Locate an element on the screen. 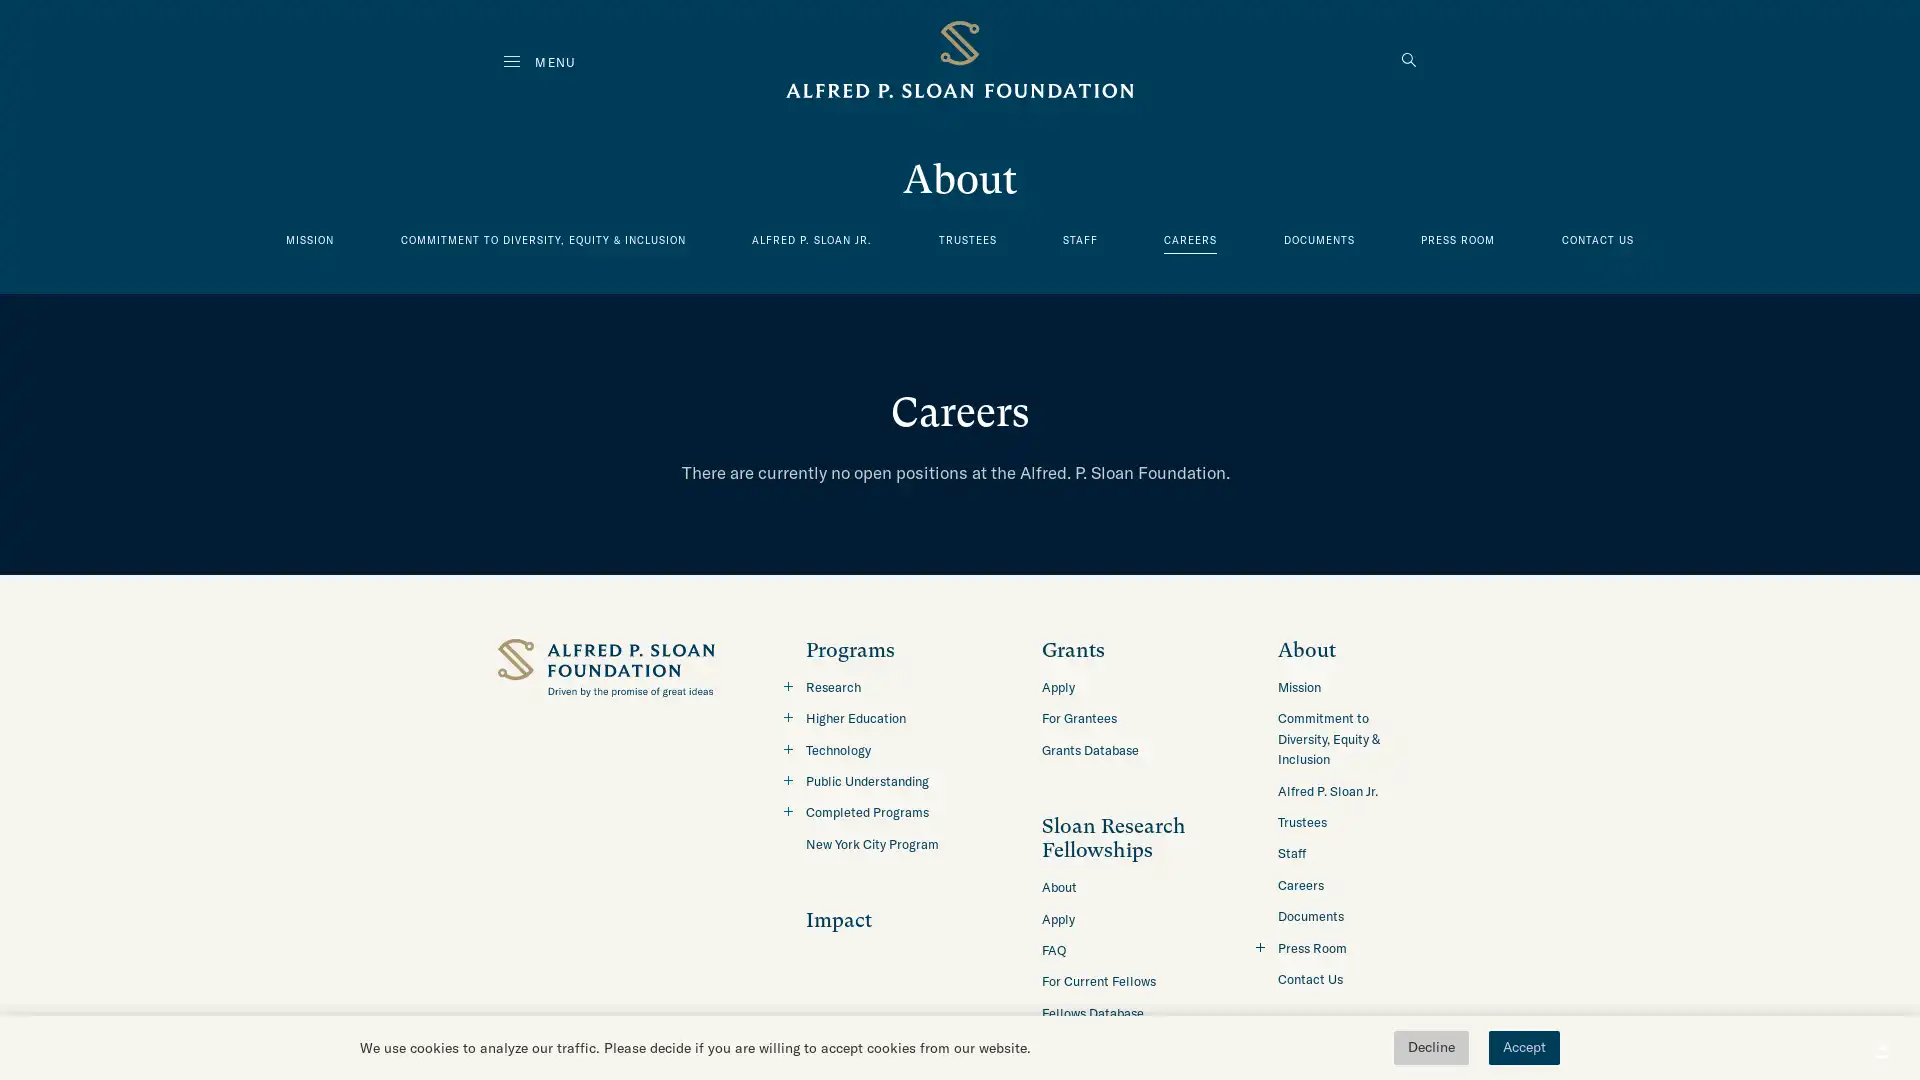  Click to expand this navigation menu is located at coordinates (786, 748).